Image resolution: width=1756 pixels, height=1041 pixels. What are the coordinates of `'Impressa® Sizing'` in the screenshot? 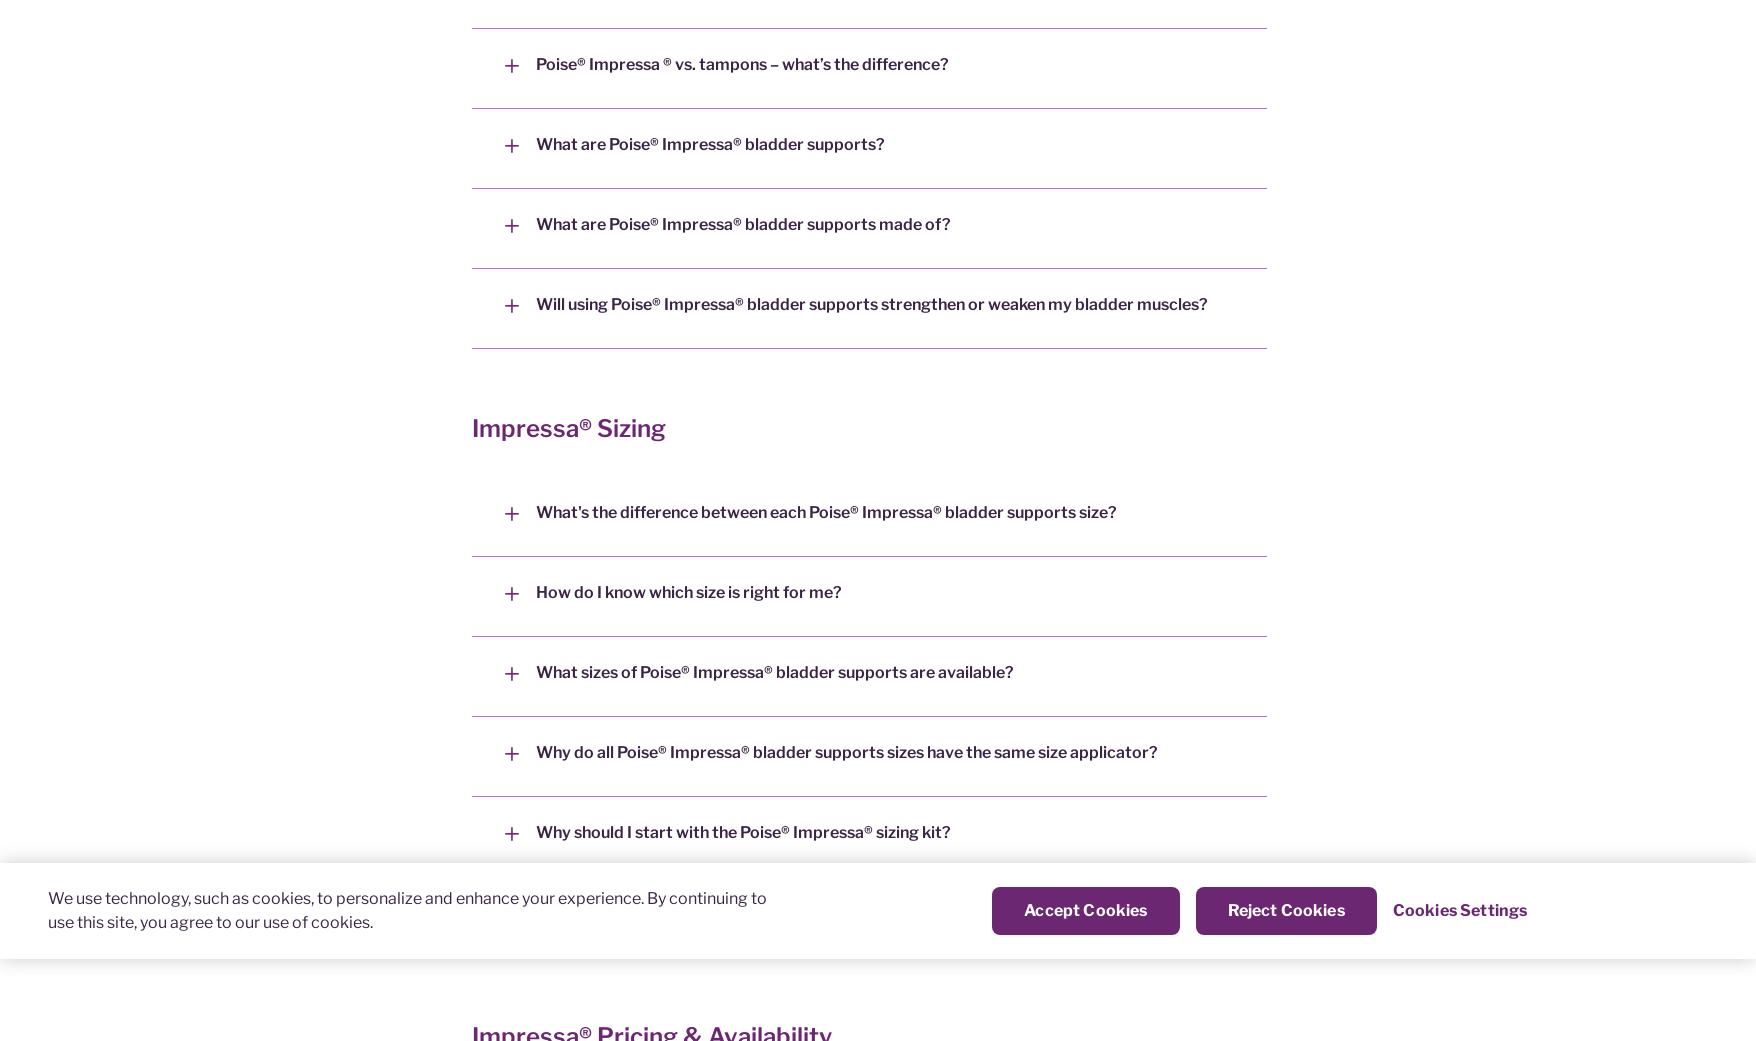 It's located at (567, 427).